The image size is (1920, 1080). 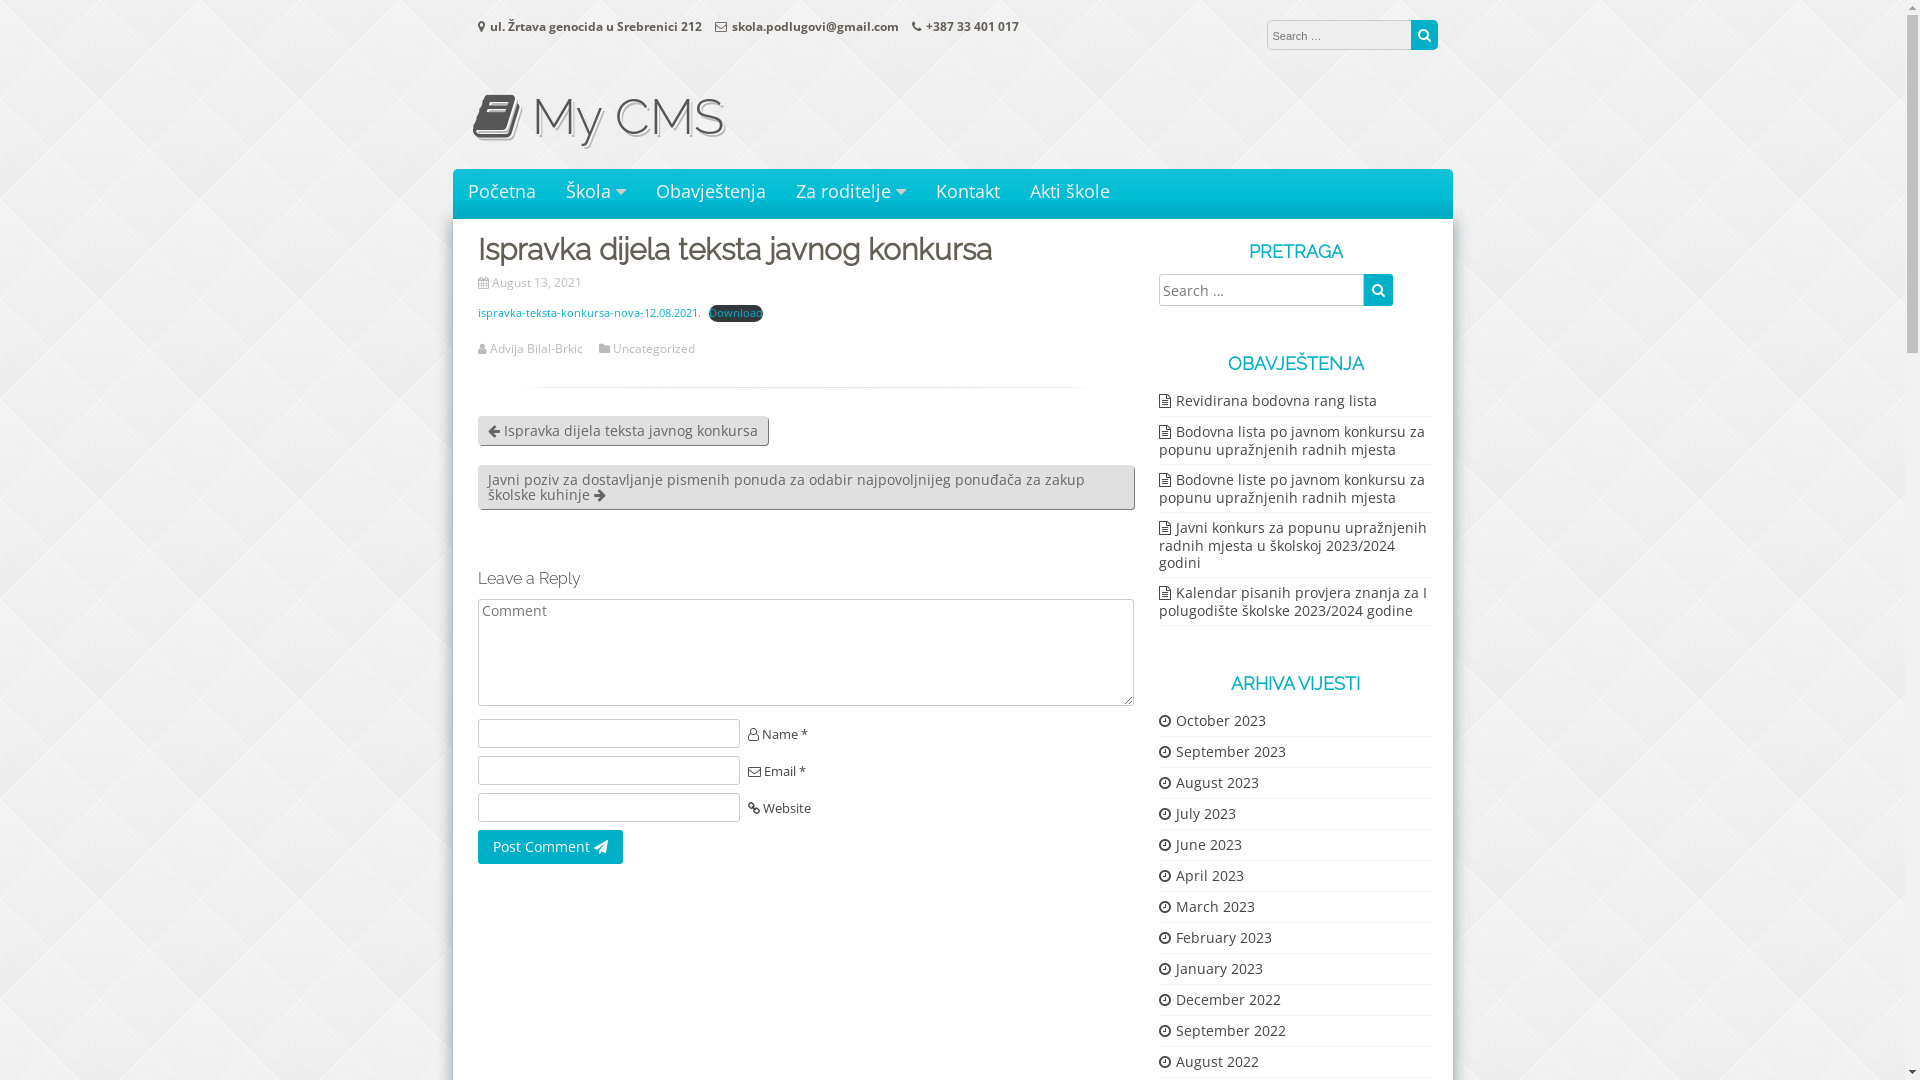 What do you see at coordinates (1199, 844) in the screenshot?
I see `'June 2023'` at bounding box center [1199, 844].